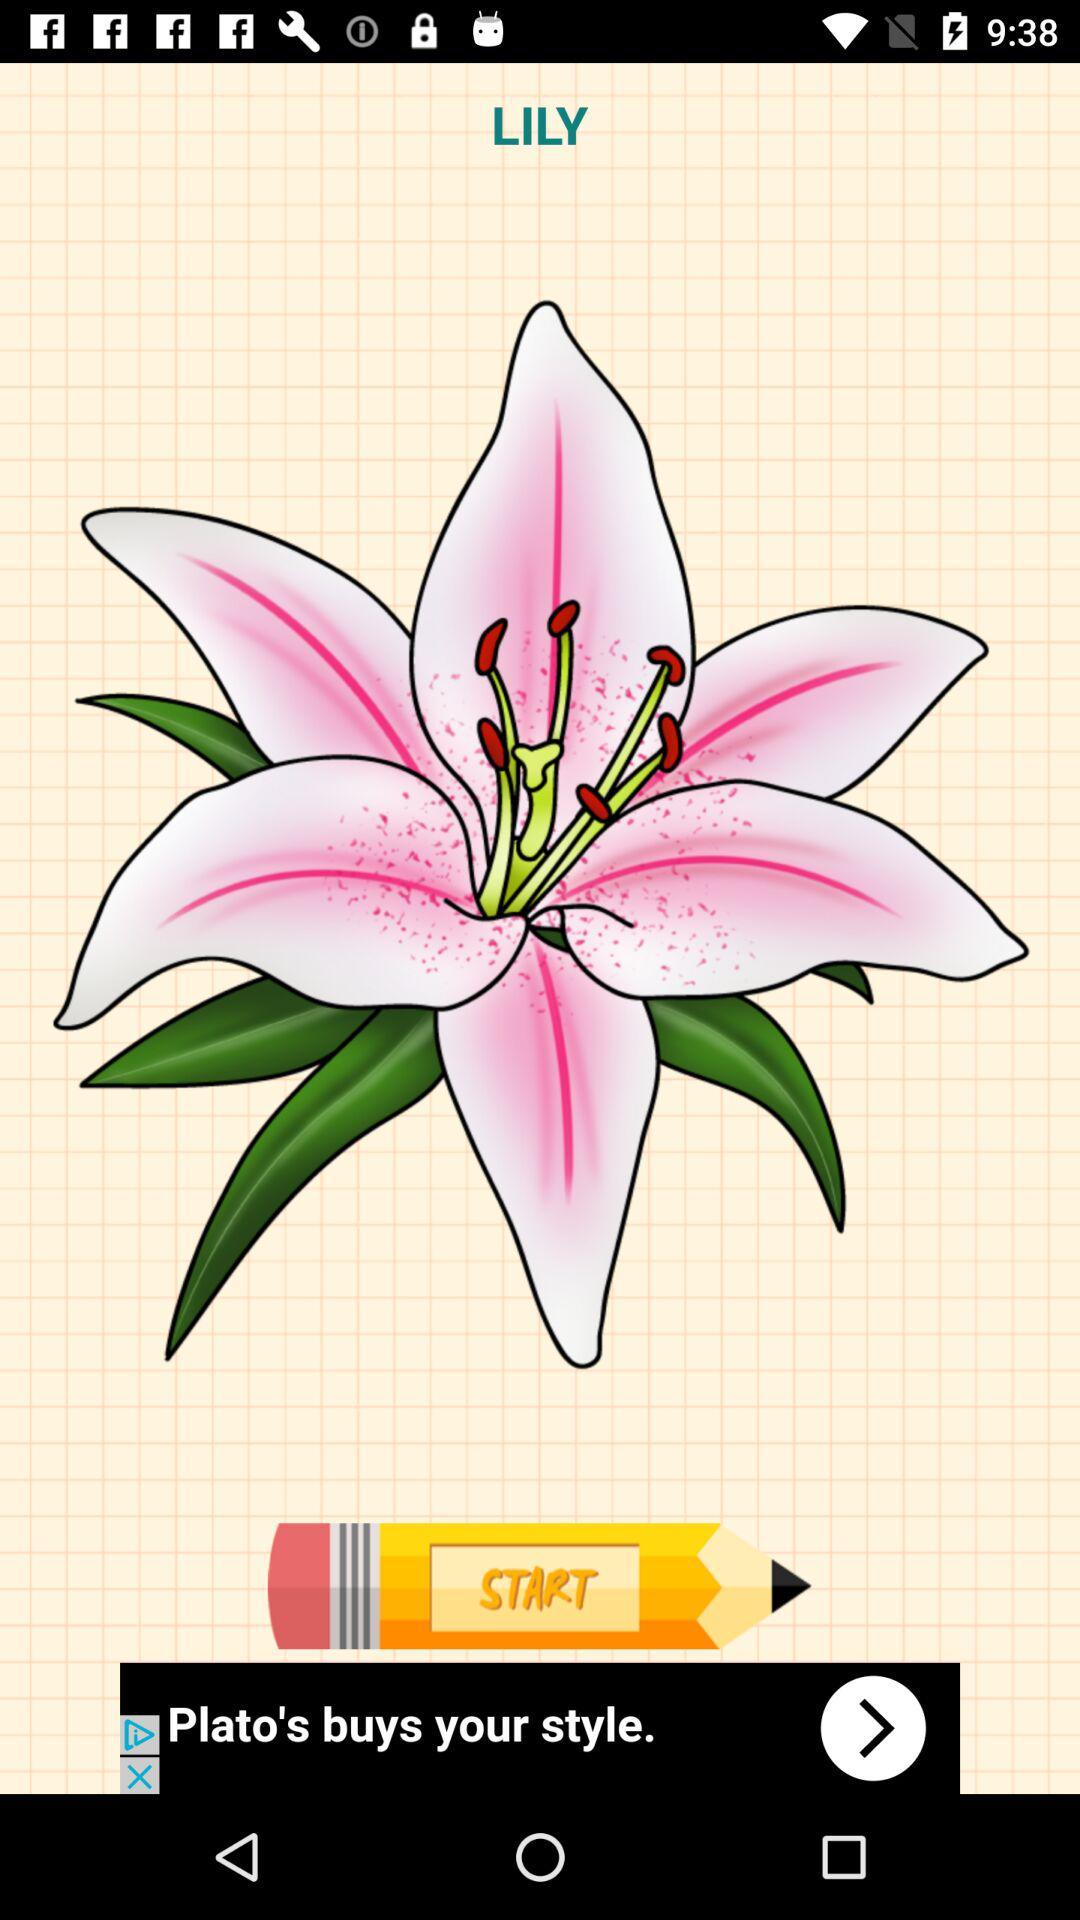 Image resolution: width=1080 pixels, height=1920 pixels. What do you see at coordinates (538, 1585) in the screenshot?
I see `start game` at bounding box center [538, 1585].